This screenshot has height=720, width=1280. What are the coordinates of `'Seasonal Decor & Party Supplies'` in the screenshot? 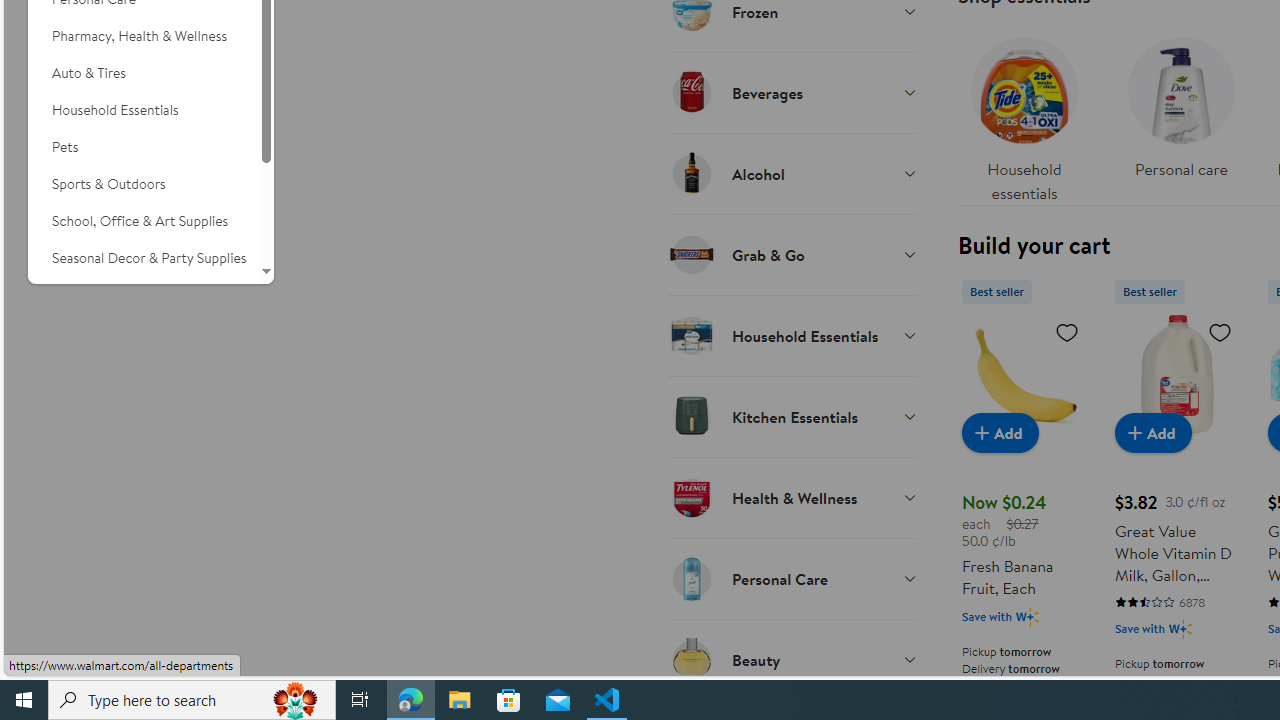 It's located at (142, 257).